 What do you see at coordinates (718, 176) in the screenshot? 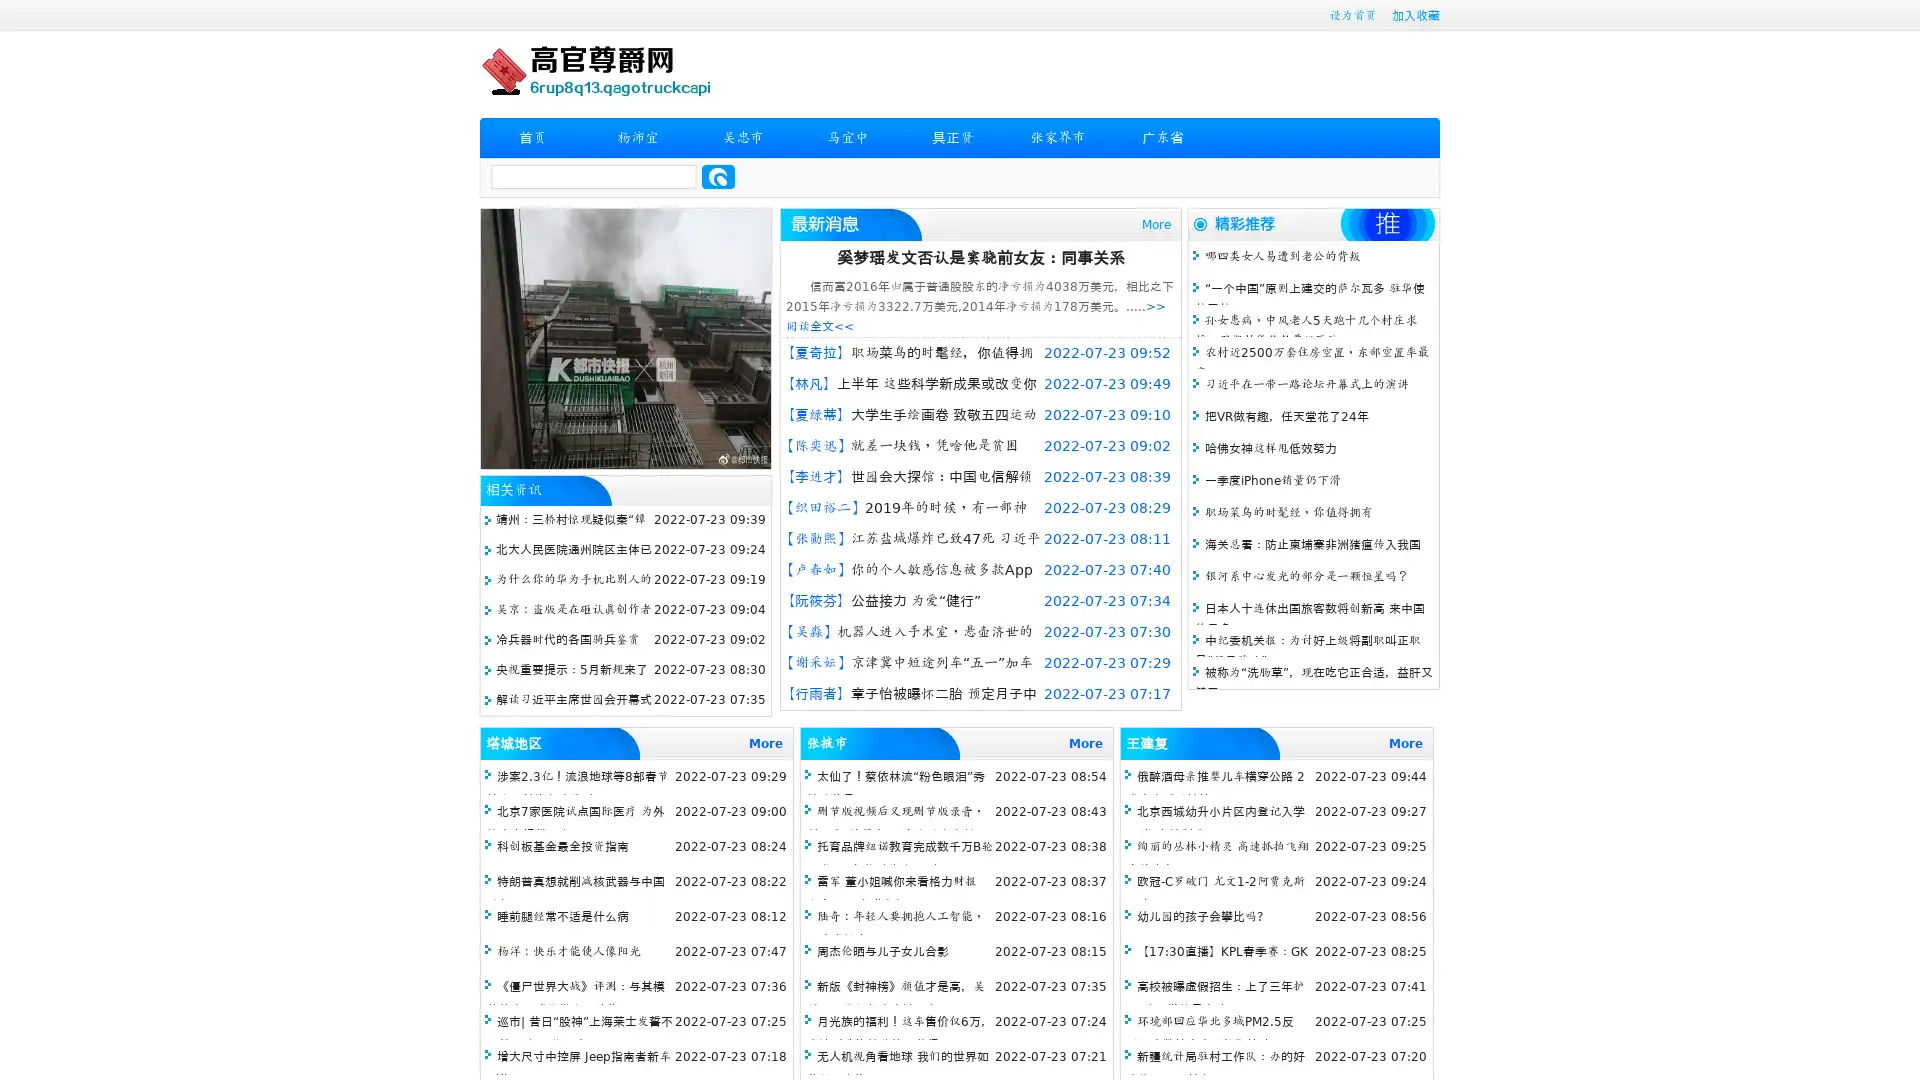
I see `Search` at bounding box center [718, 176].